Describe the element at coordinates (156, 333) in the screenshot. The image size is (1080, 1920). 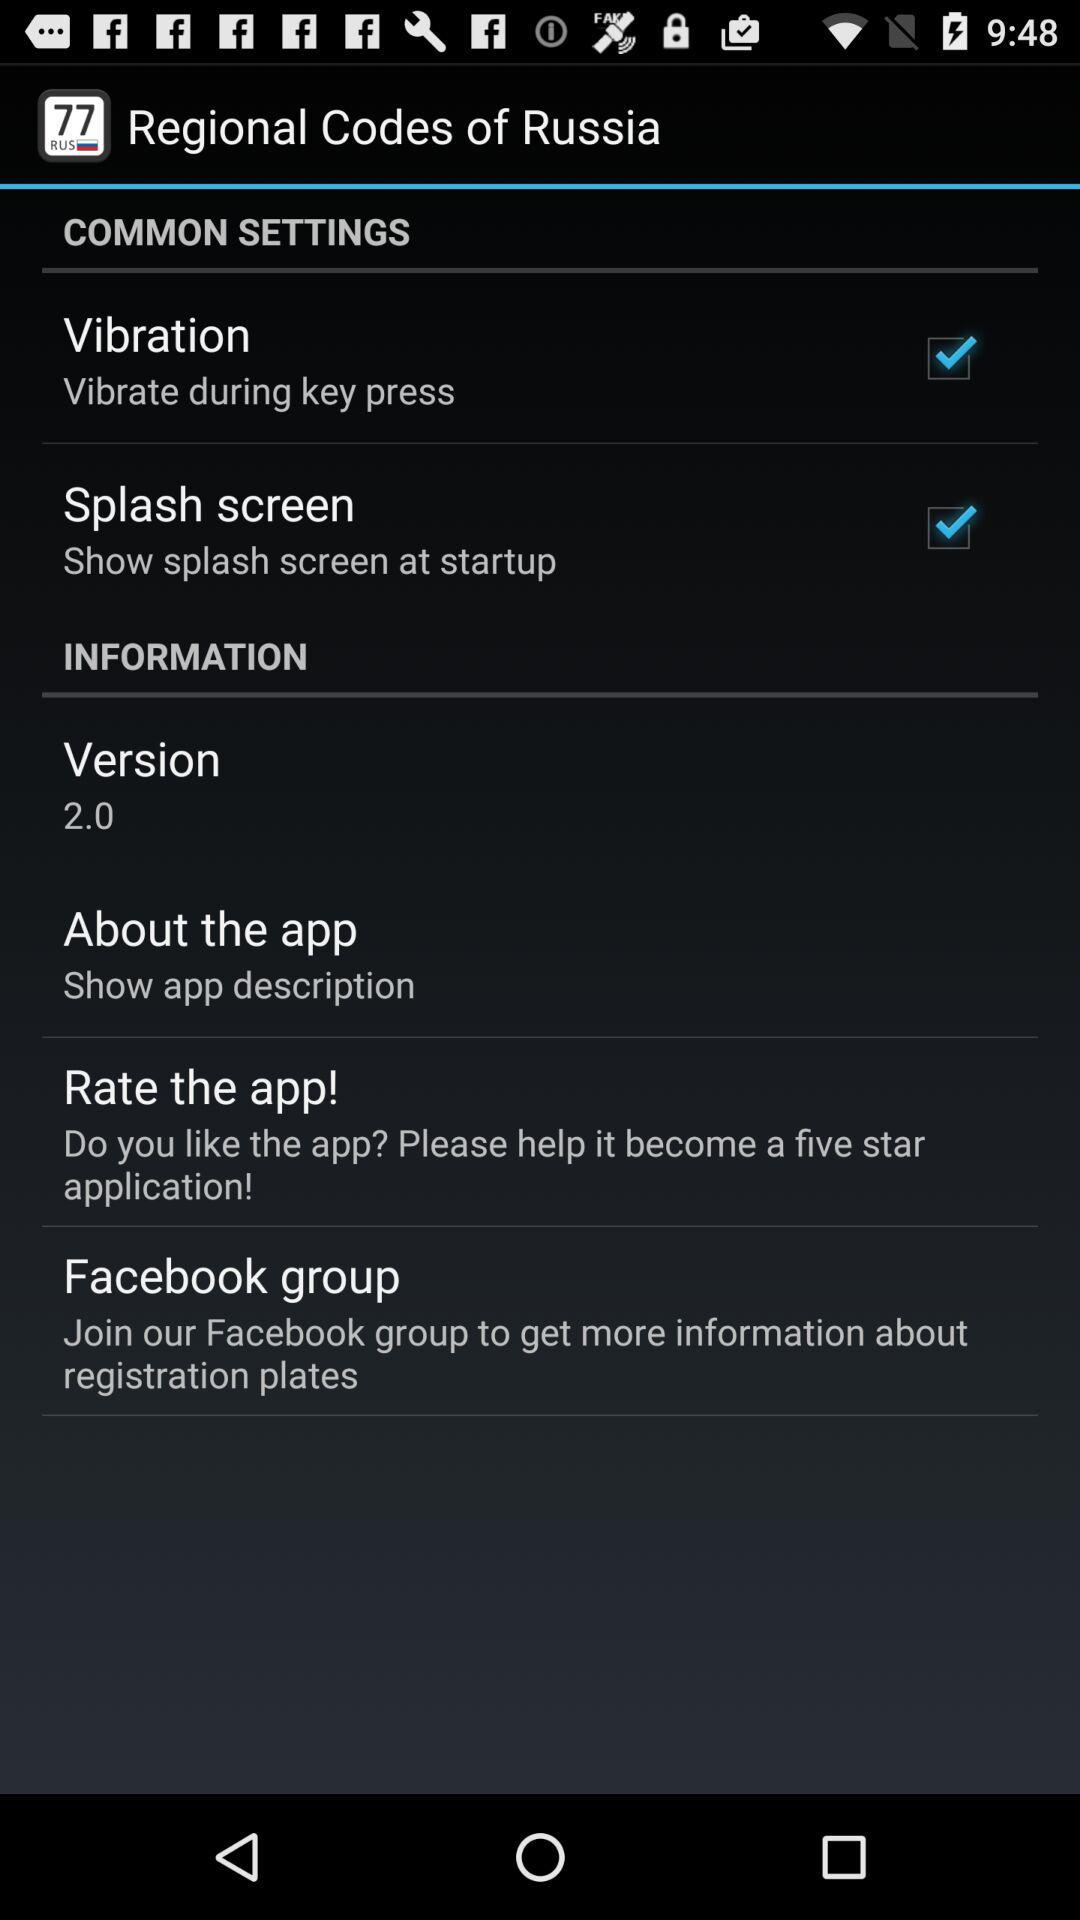
I see `the item below common settings item` at that location.